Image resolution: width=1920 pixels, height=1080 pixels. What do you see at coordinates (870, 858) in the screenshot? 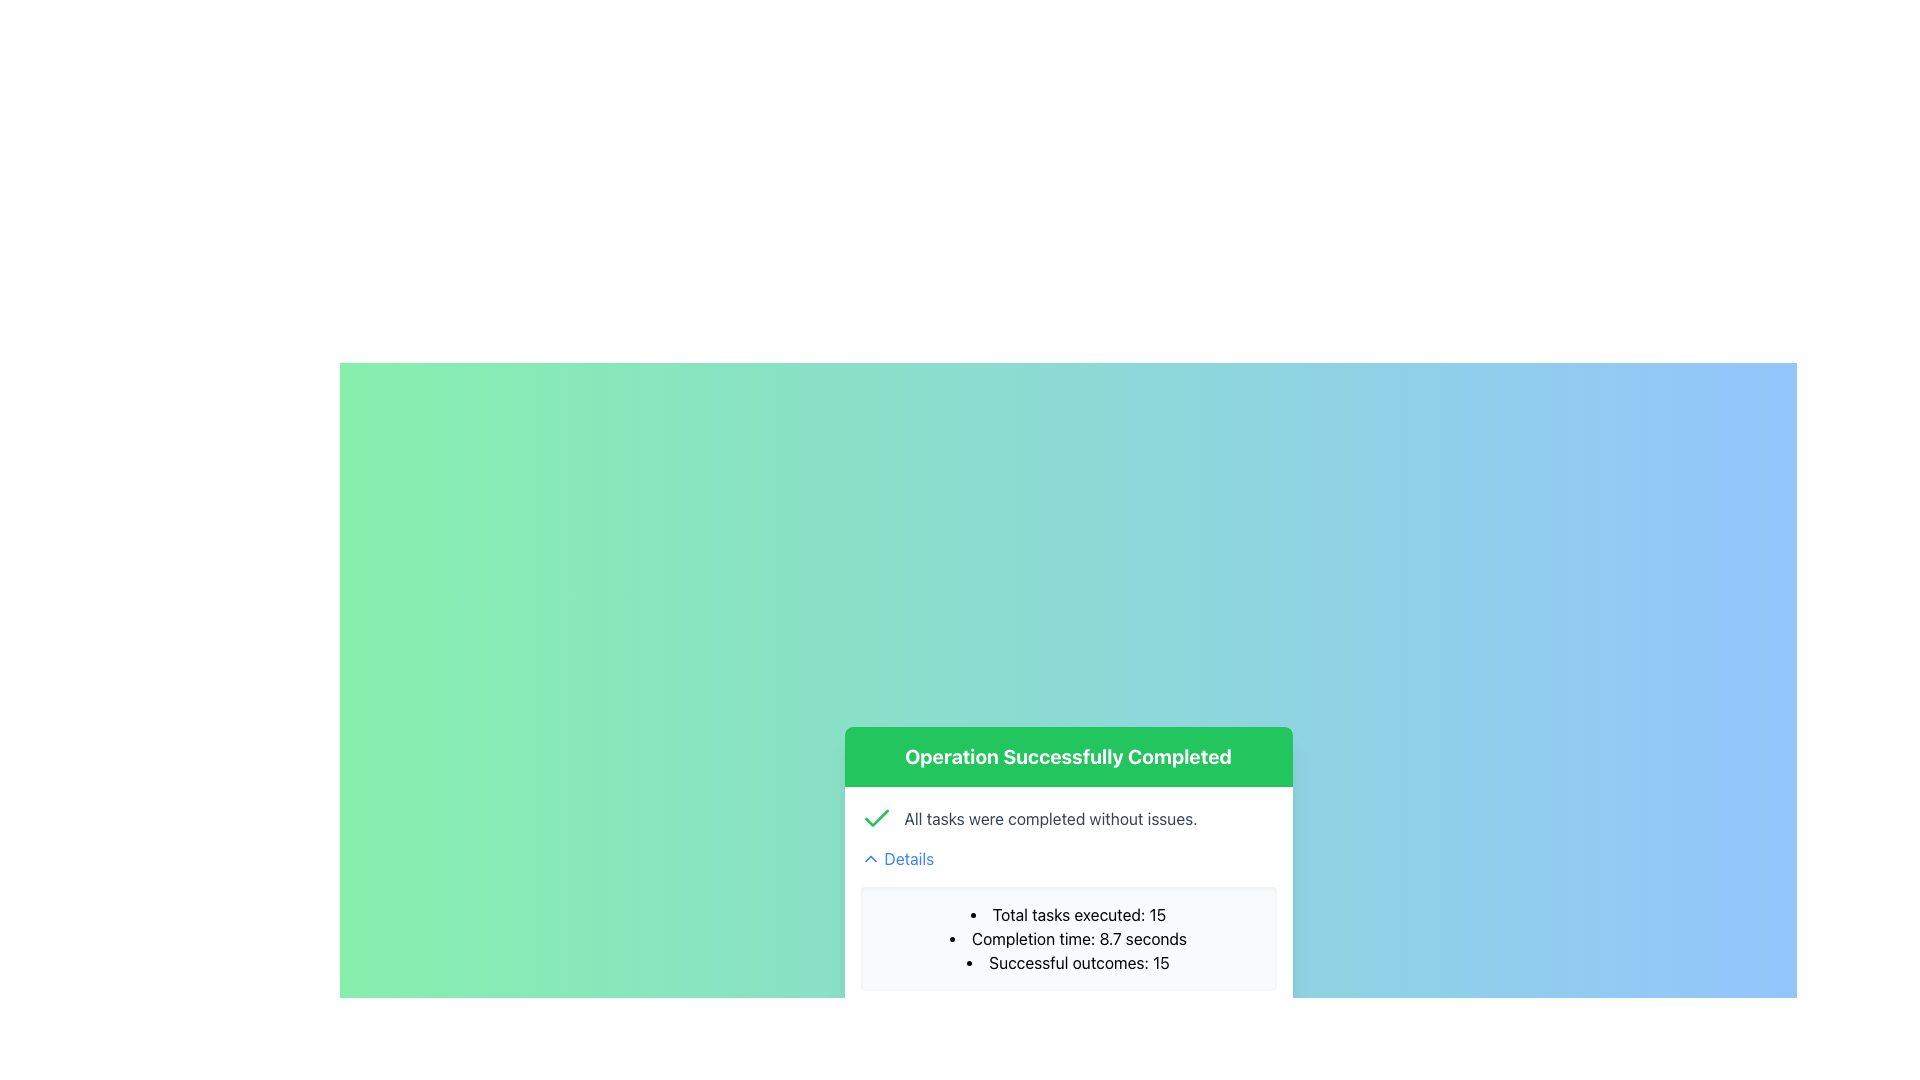
I see `the keyboard navigation on the downward-pointing chevron icon located to the left of the text 'Details'` at bounding box center [870, 858].